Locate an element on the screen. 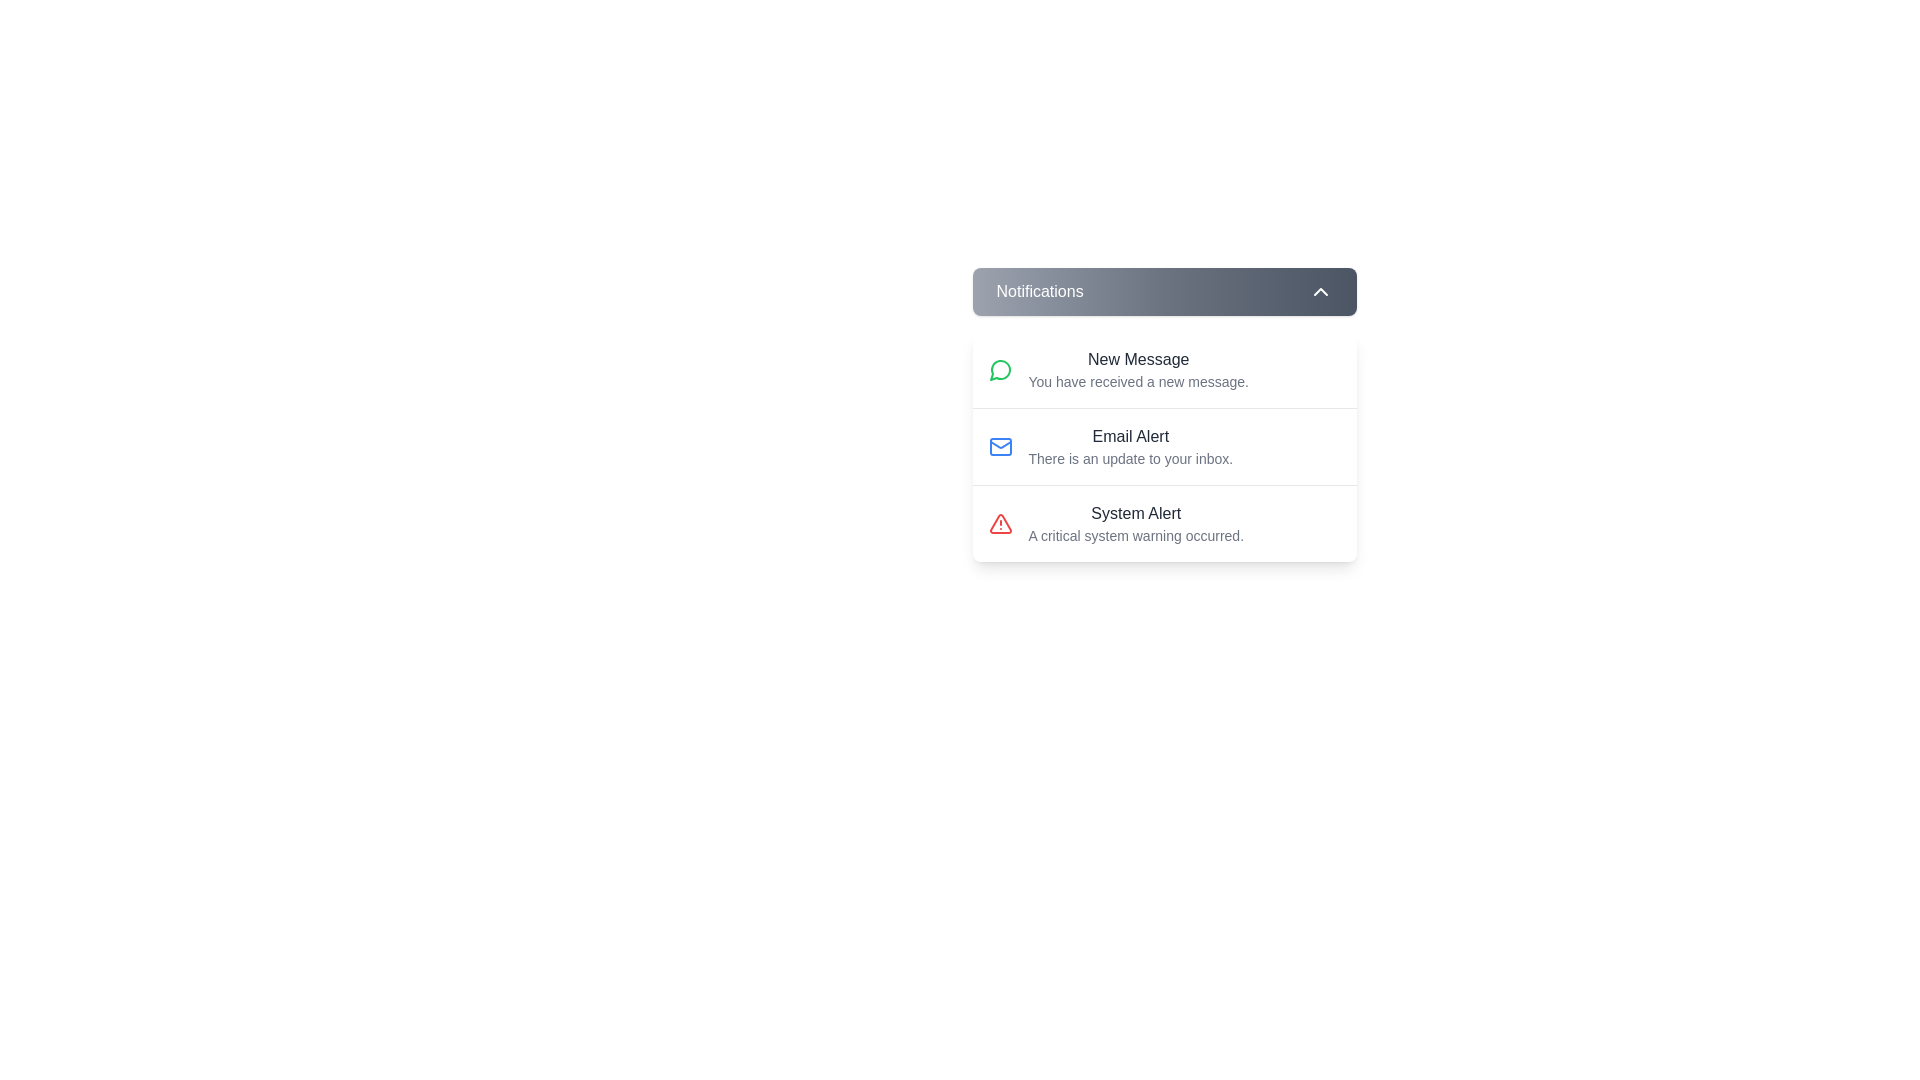 The image size is (1920, 1080). the up-facing chevron arrow icon located on the far right of the 'Notifications' top bar is located at coordinates (1320, 292).